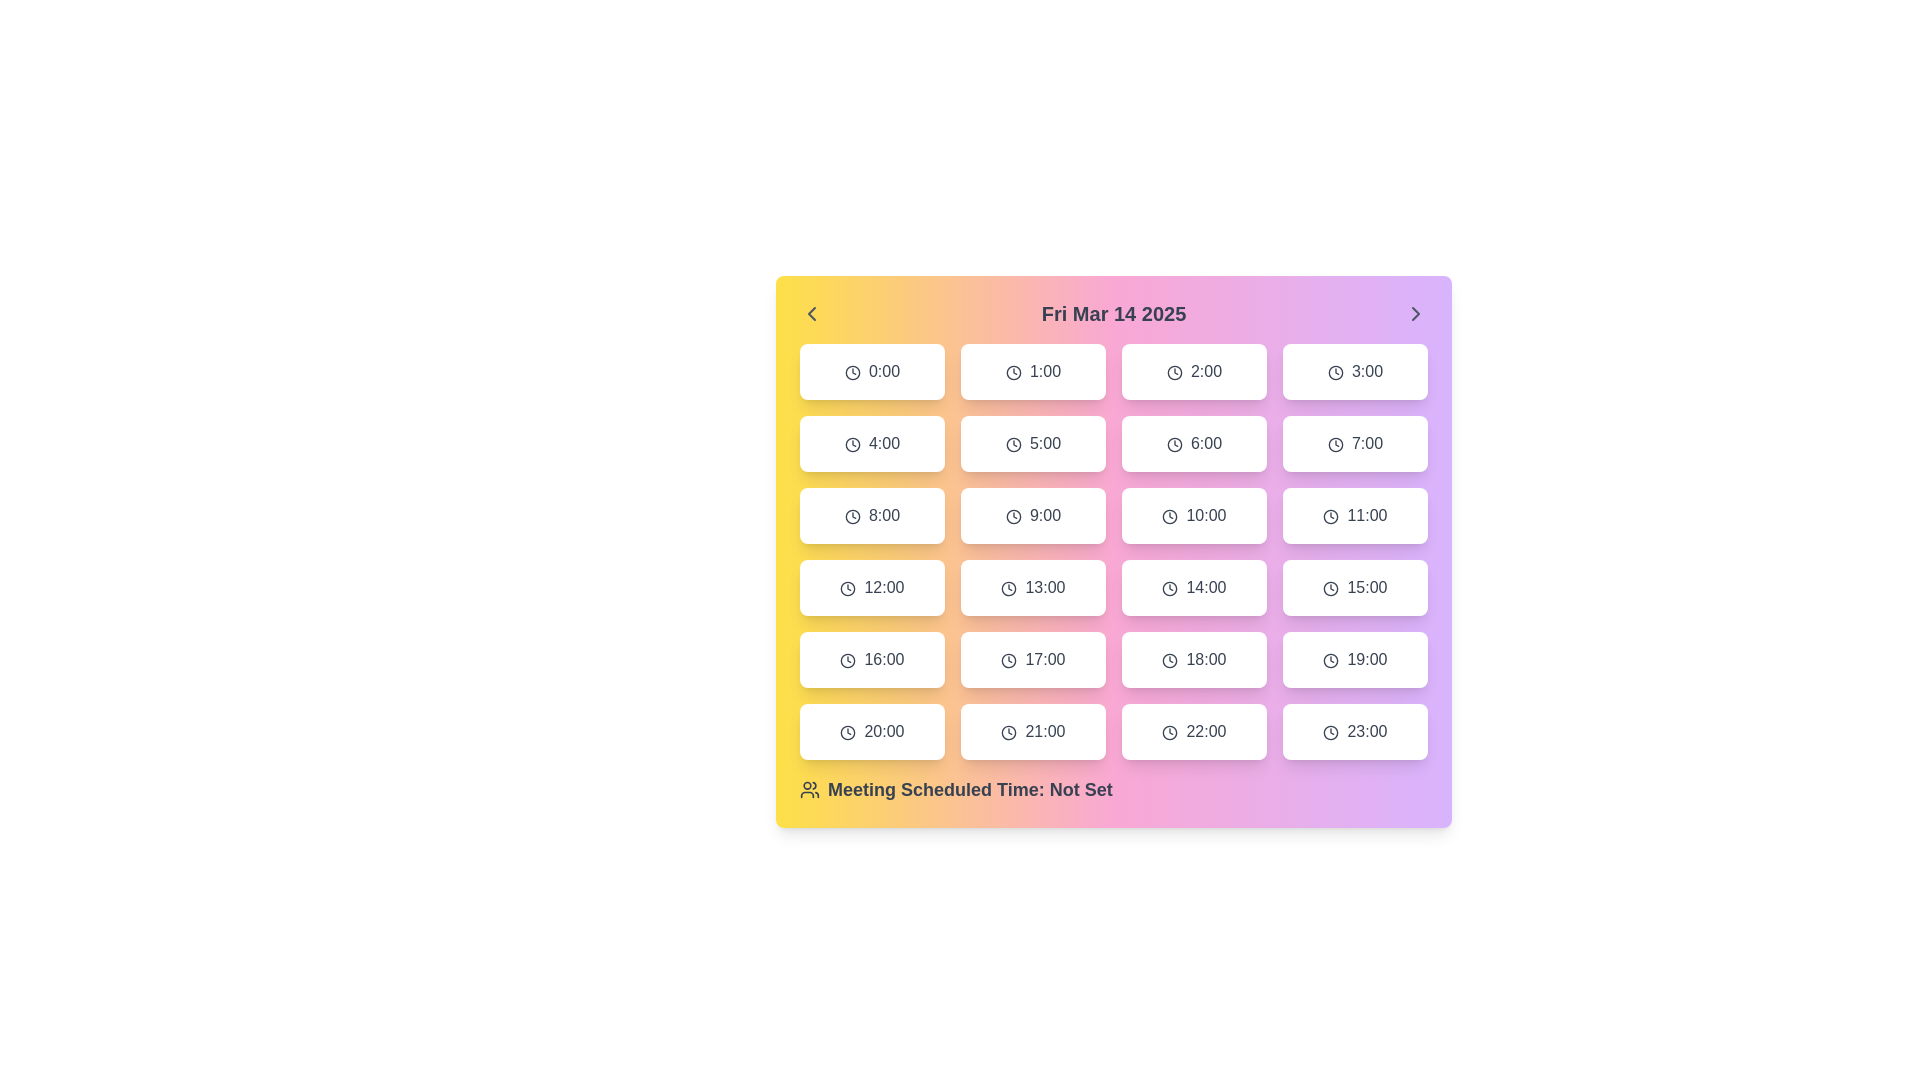 The image size is (1920, 1080). I want to click on the clock icon located to the left of the text '17:00' within the button-like rounded rectangle, so click(1009, 660).